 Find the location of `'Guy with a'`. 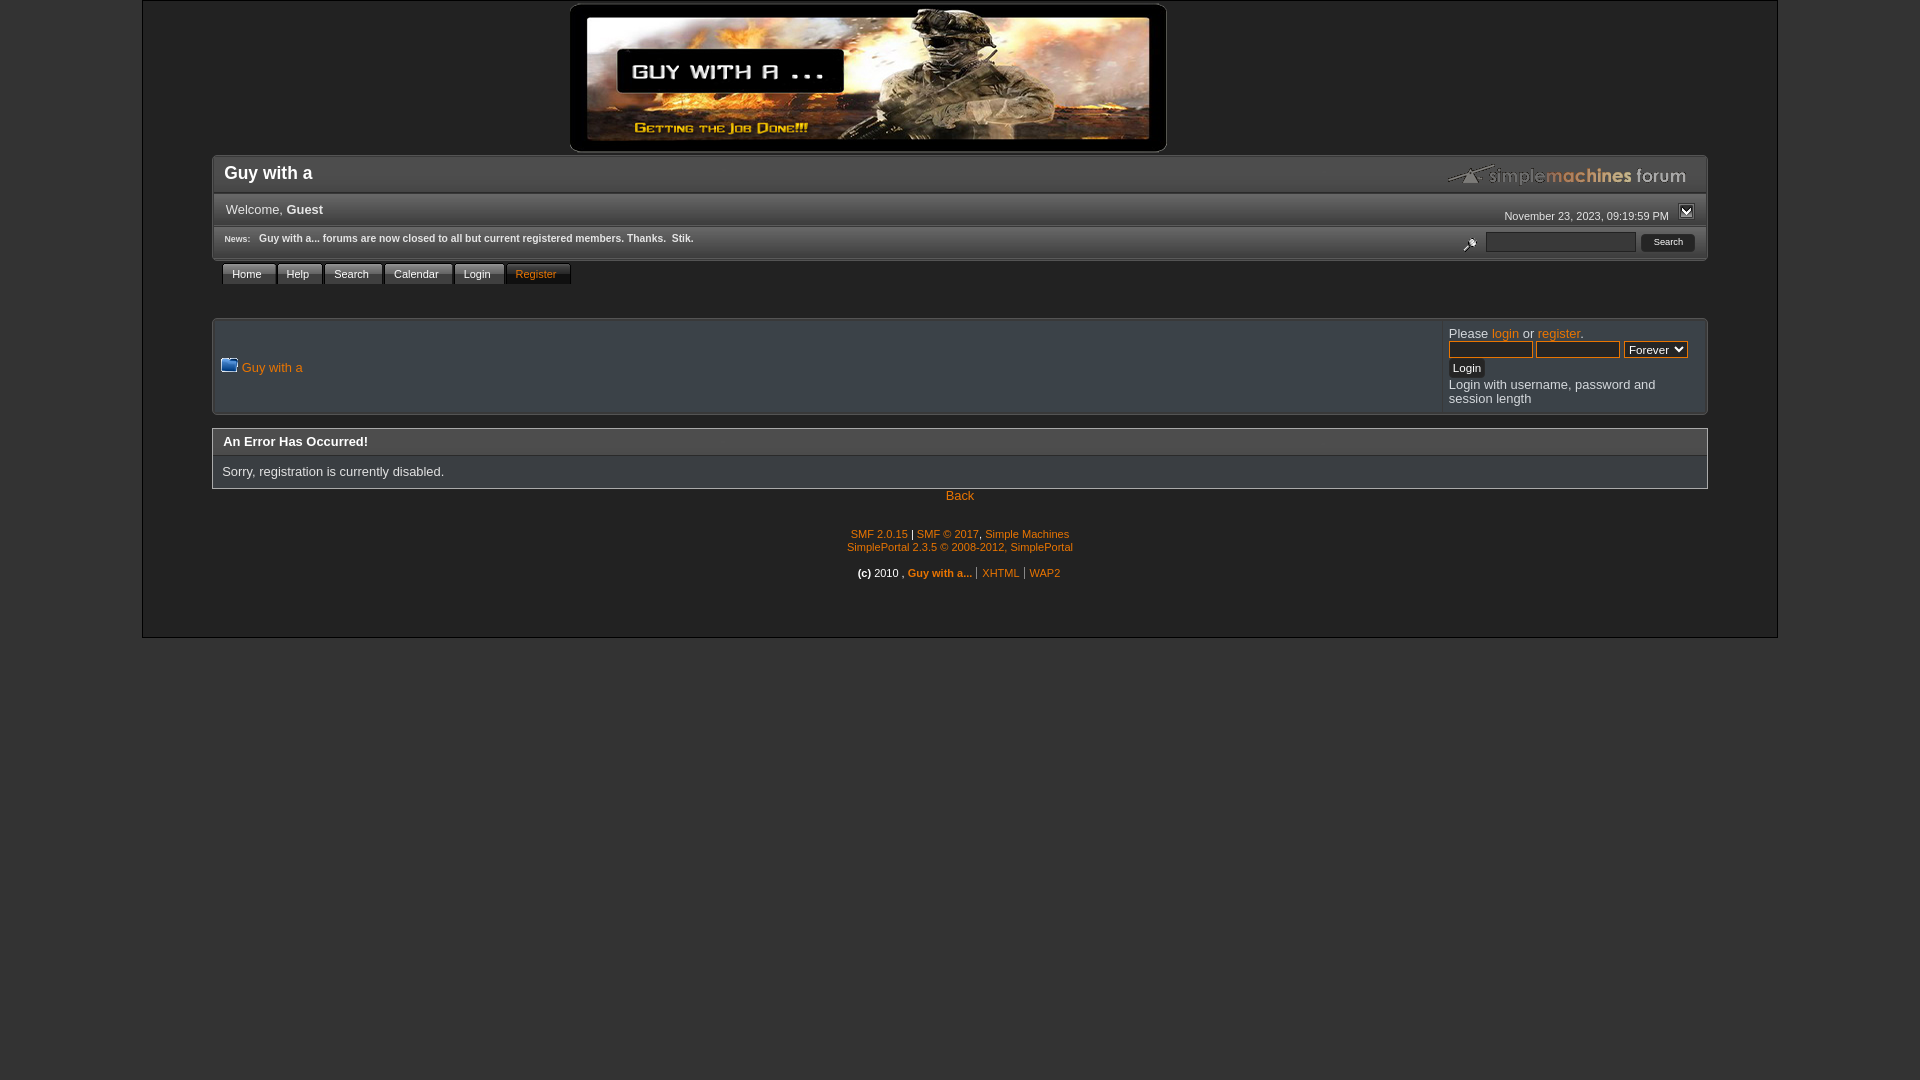

'Guy with a' is located at coordinates (271, 367).